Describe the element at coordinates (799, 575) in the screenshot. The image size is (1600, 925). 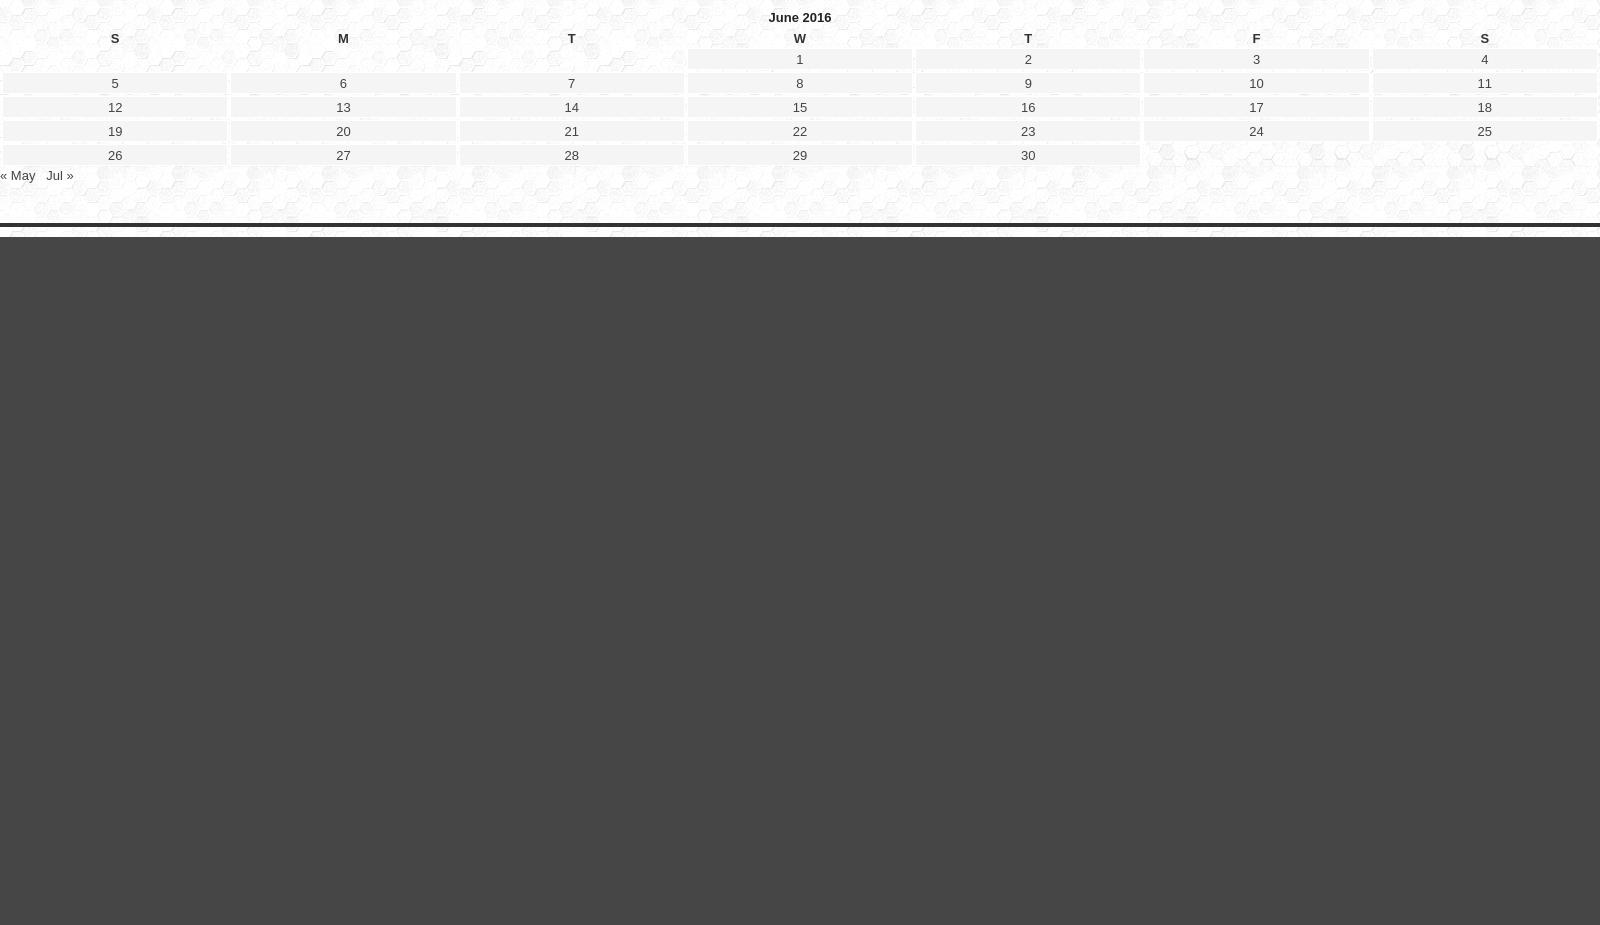
I see `'8'` at that location.